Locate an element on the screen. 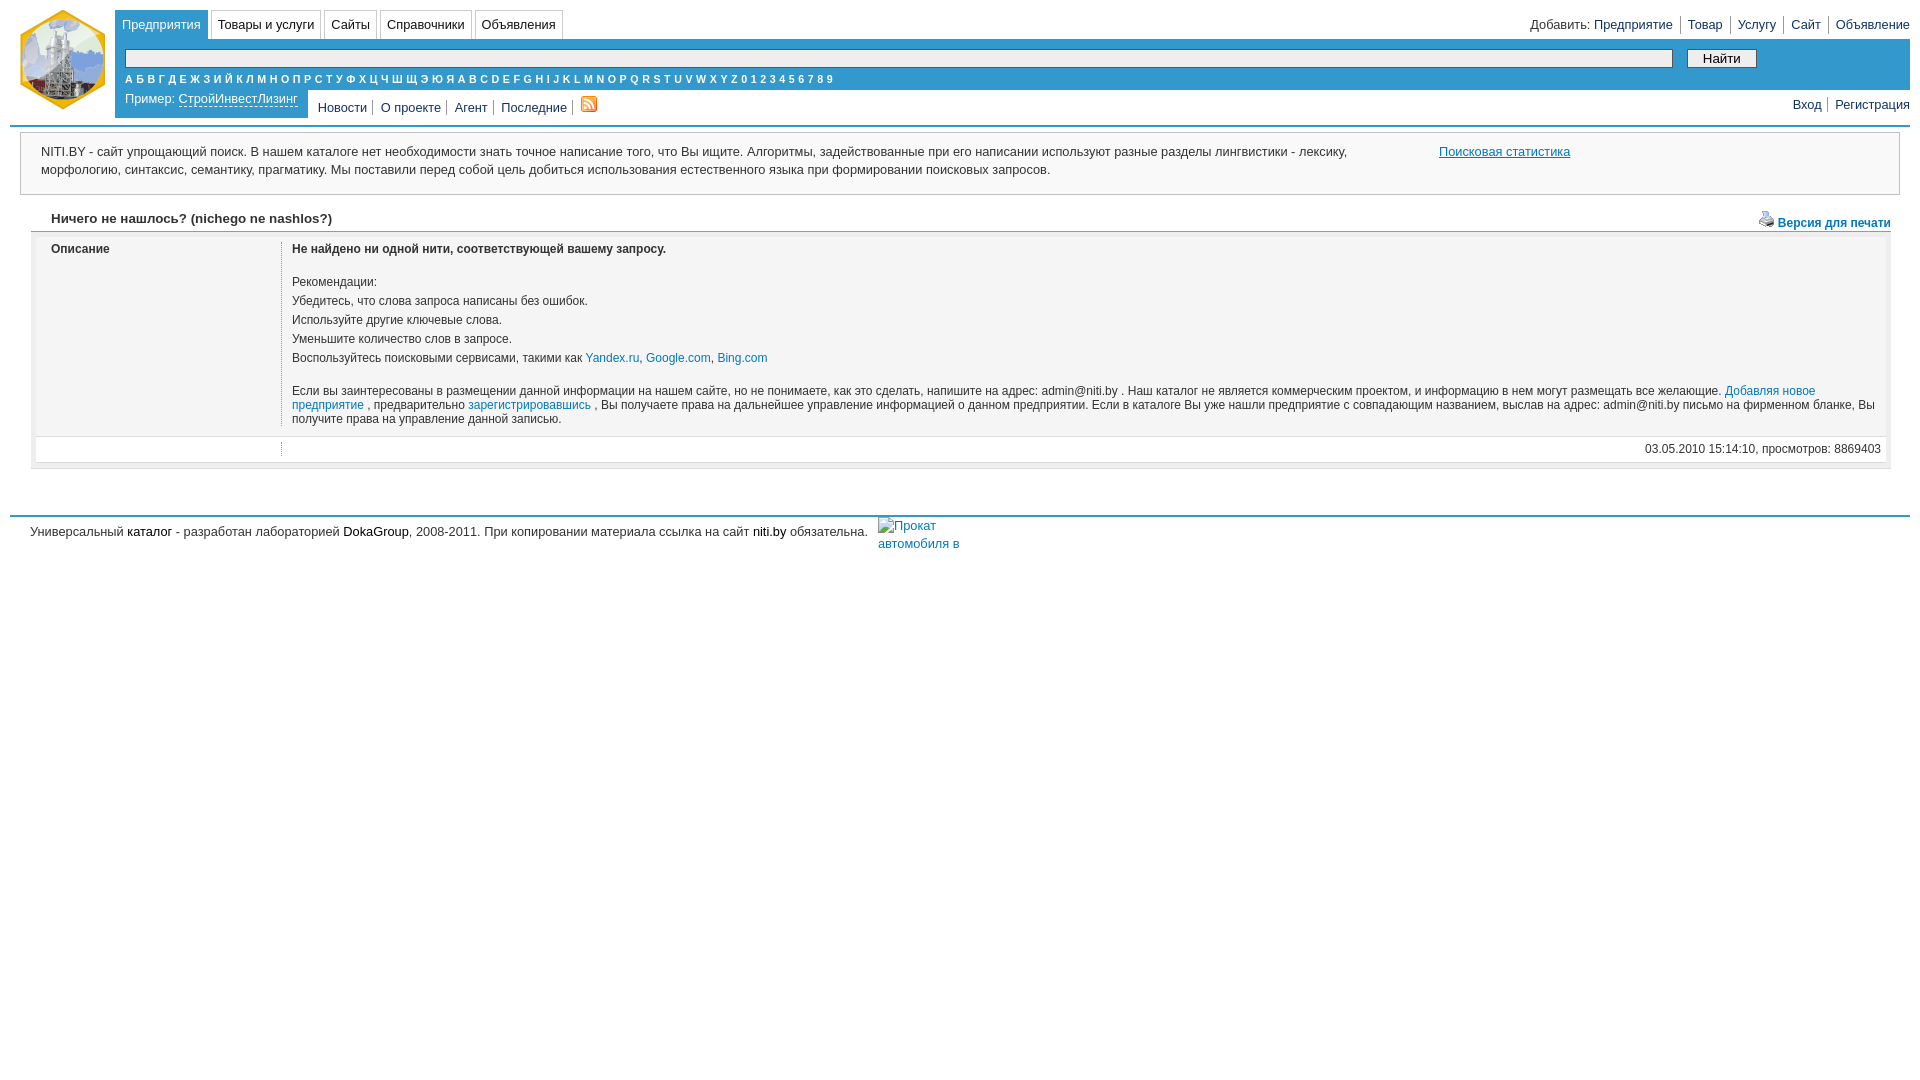  'G' is located at coordinates (528, 77).